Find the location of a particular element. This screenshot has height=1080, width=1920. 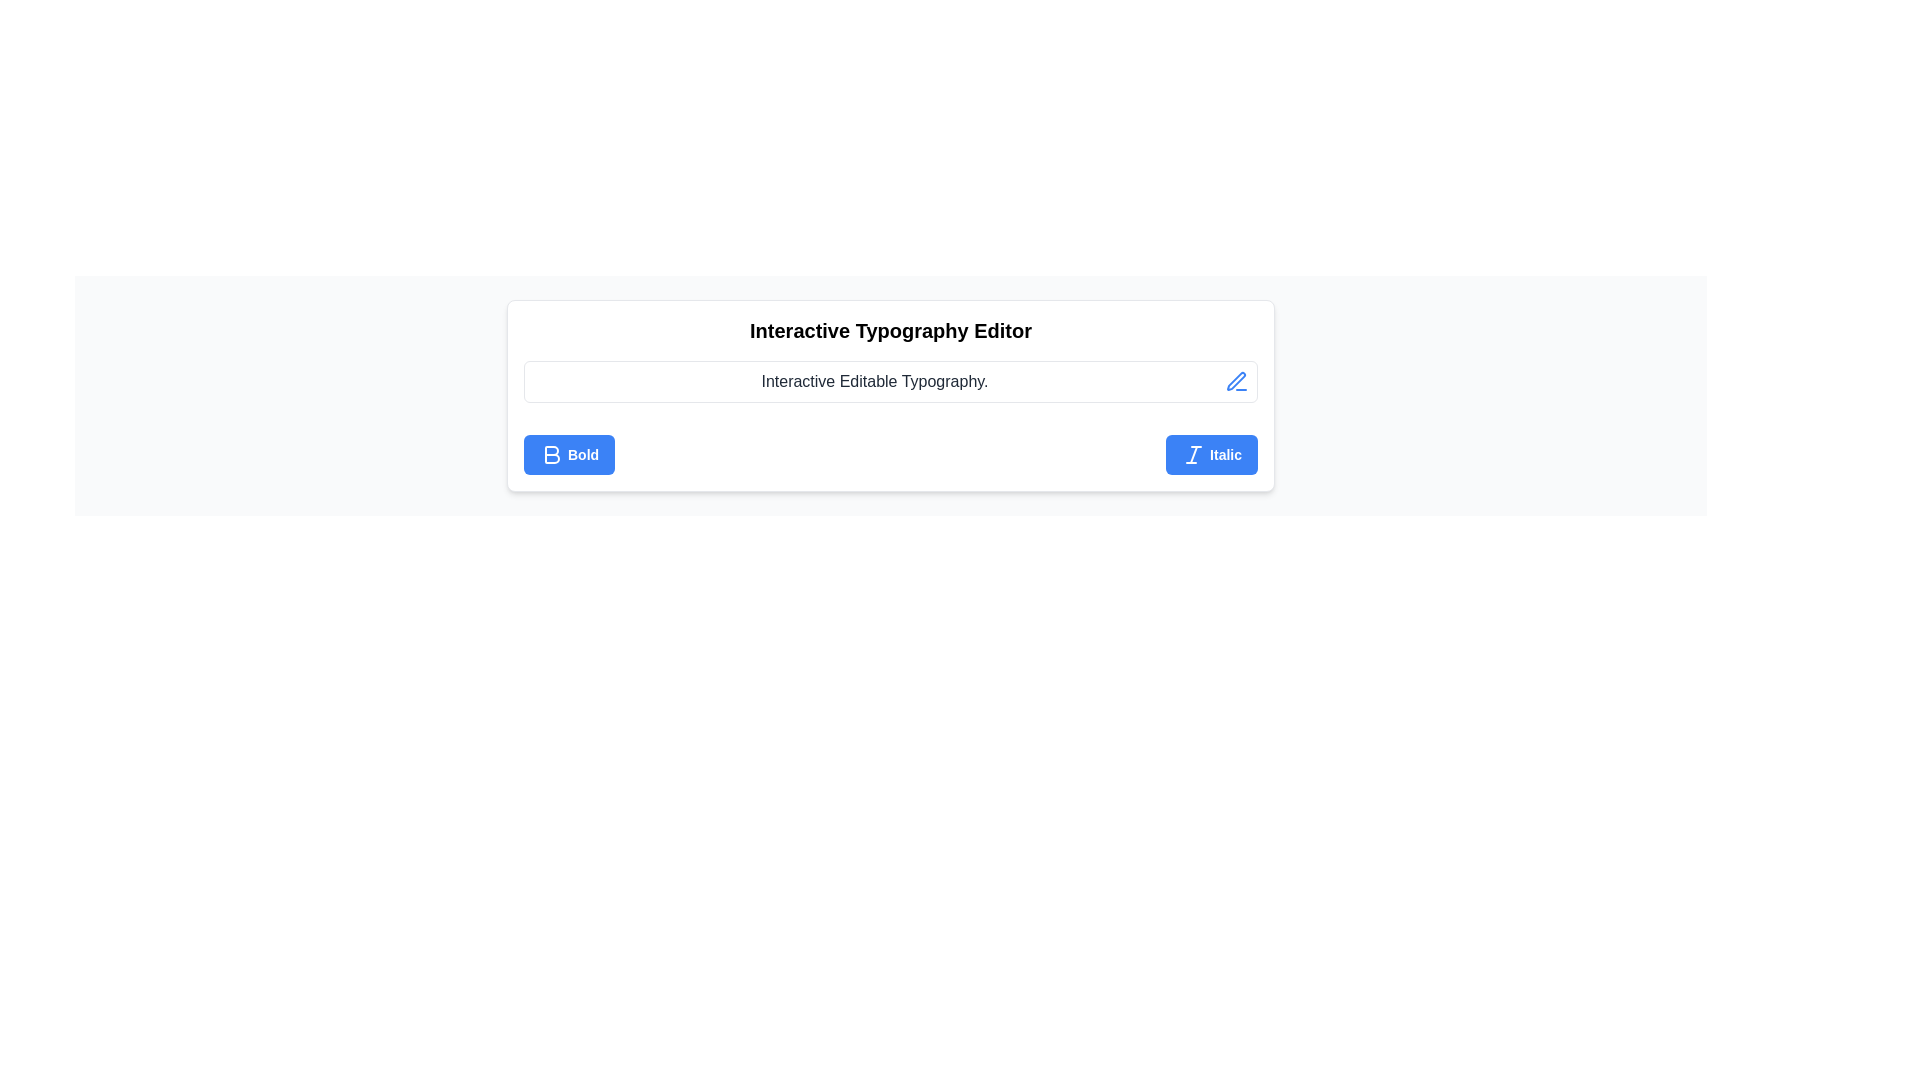

the SVG icon representing the bold function, which is a blue-stroked letter 'B' located at the leftmost side of the 'Bold' button is located at coordinates (552, 455).